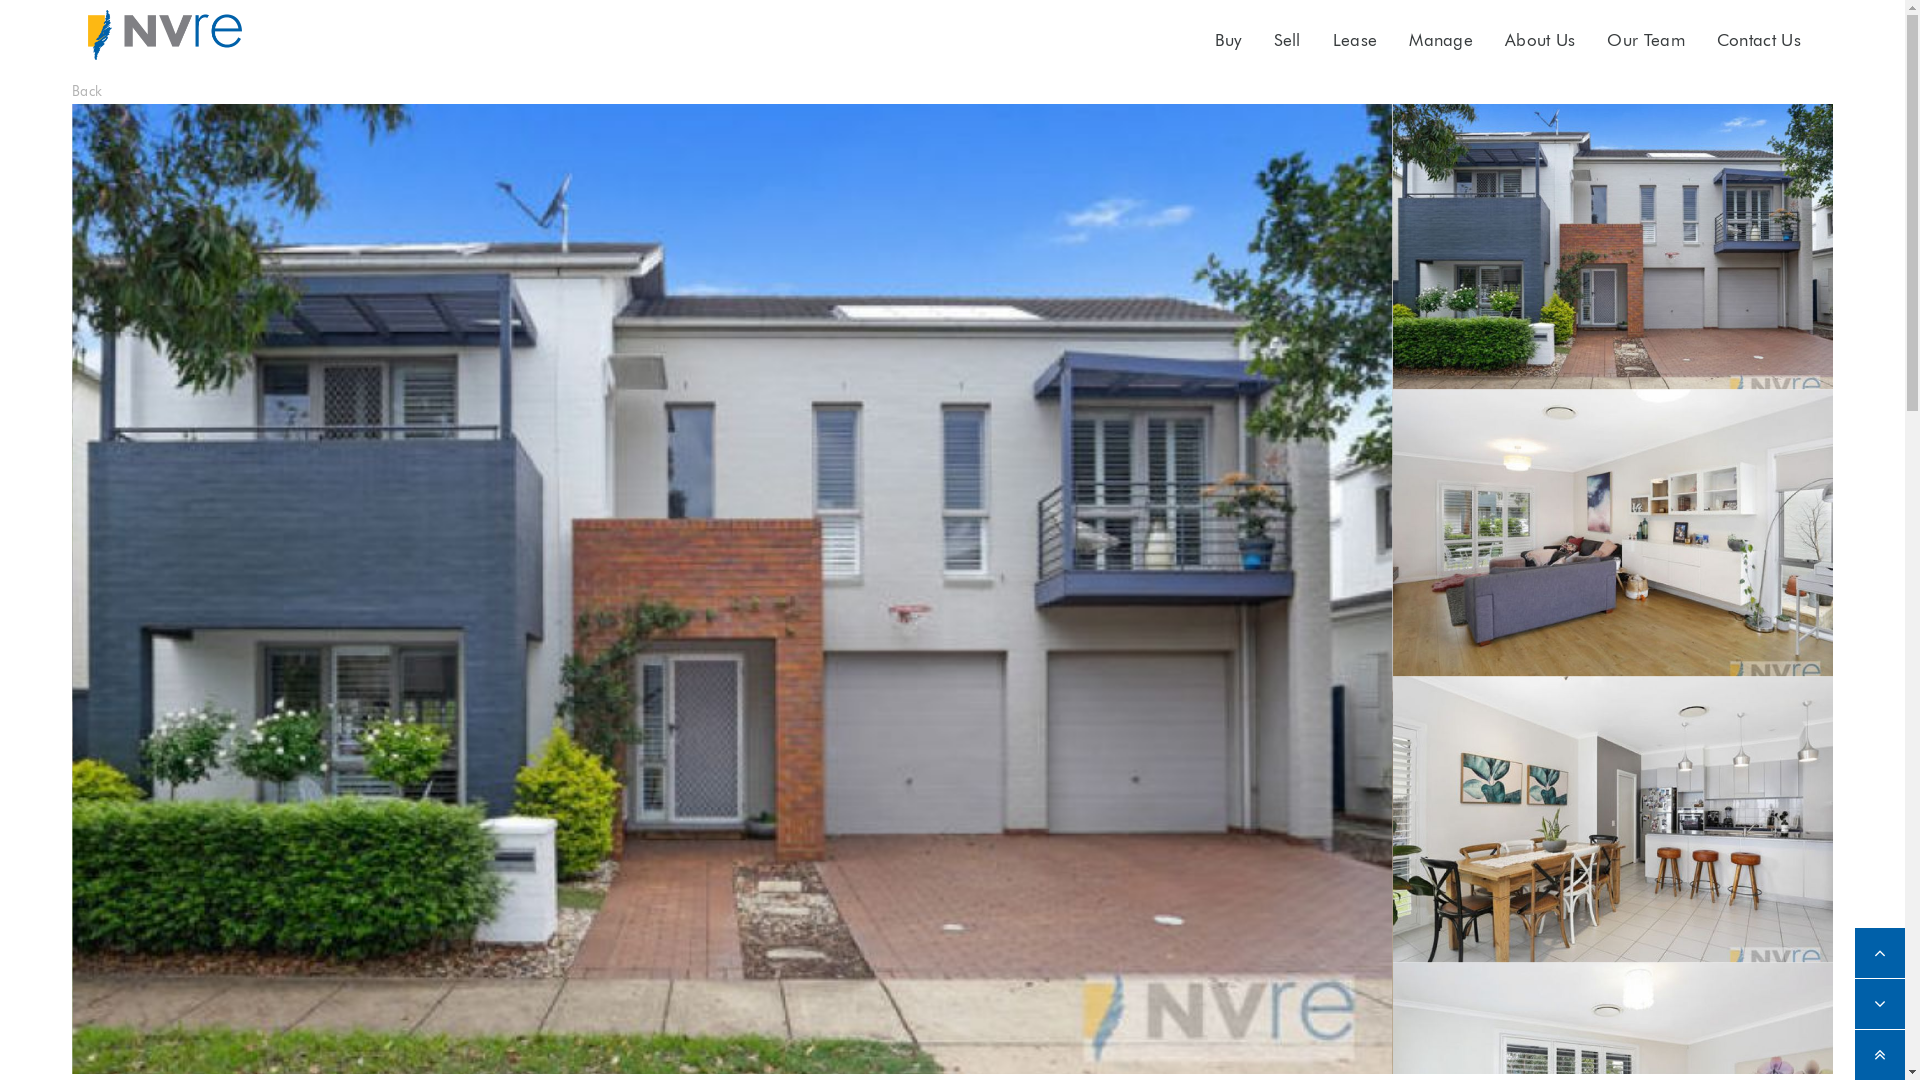  What do you see at coordinates (1355, 39) in the screenshot?
I see `'Lease'` at bounding box center [1355, 39].